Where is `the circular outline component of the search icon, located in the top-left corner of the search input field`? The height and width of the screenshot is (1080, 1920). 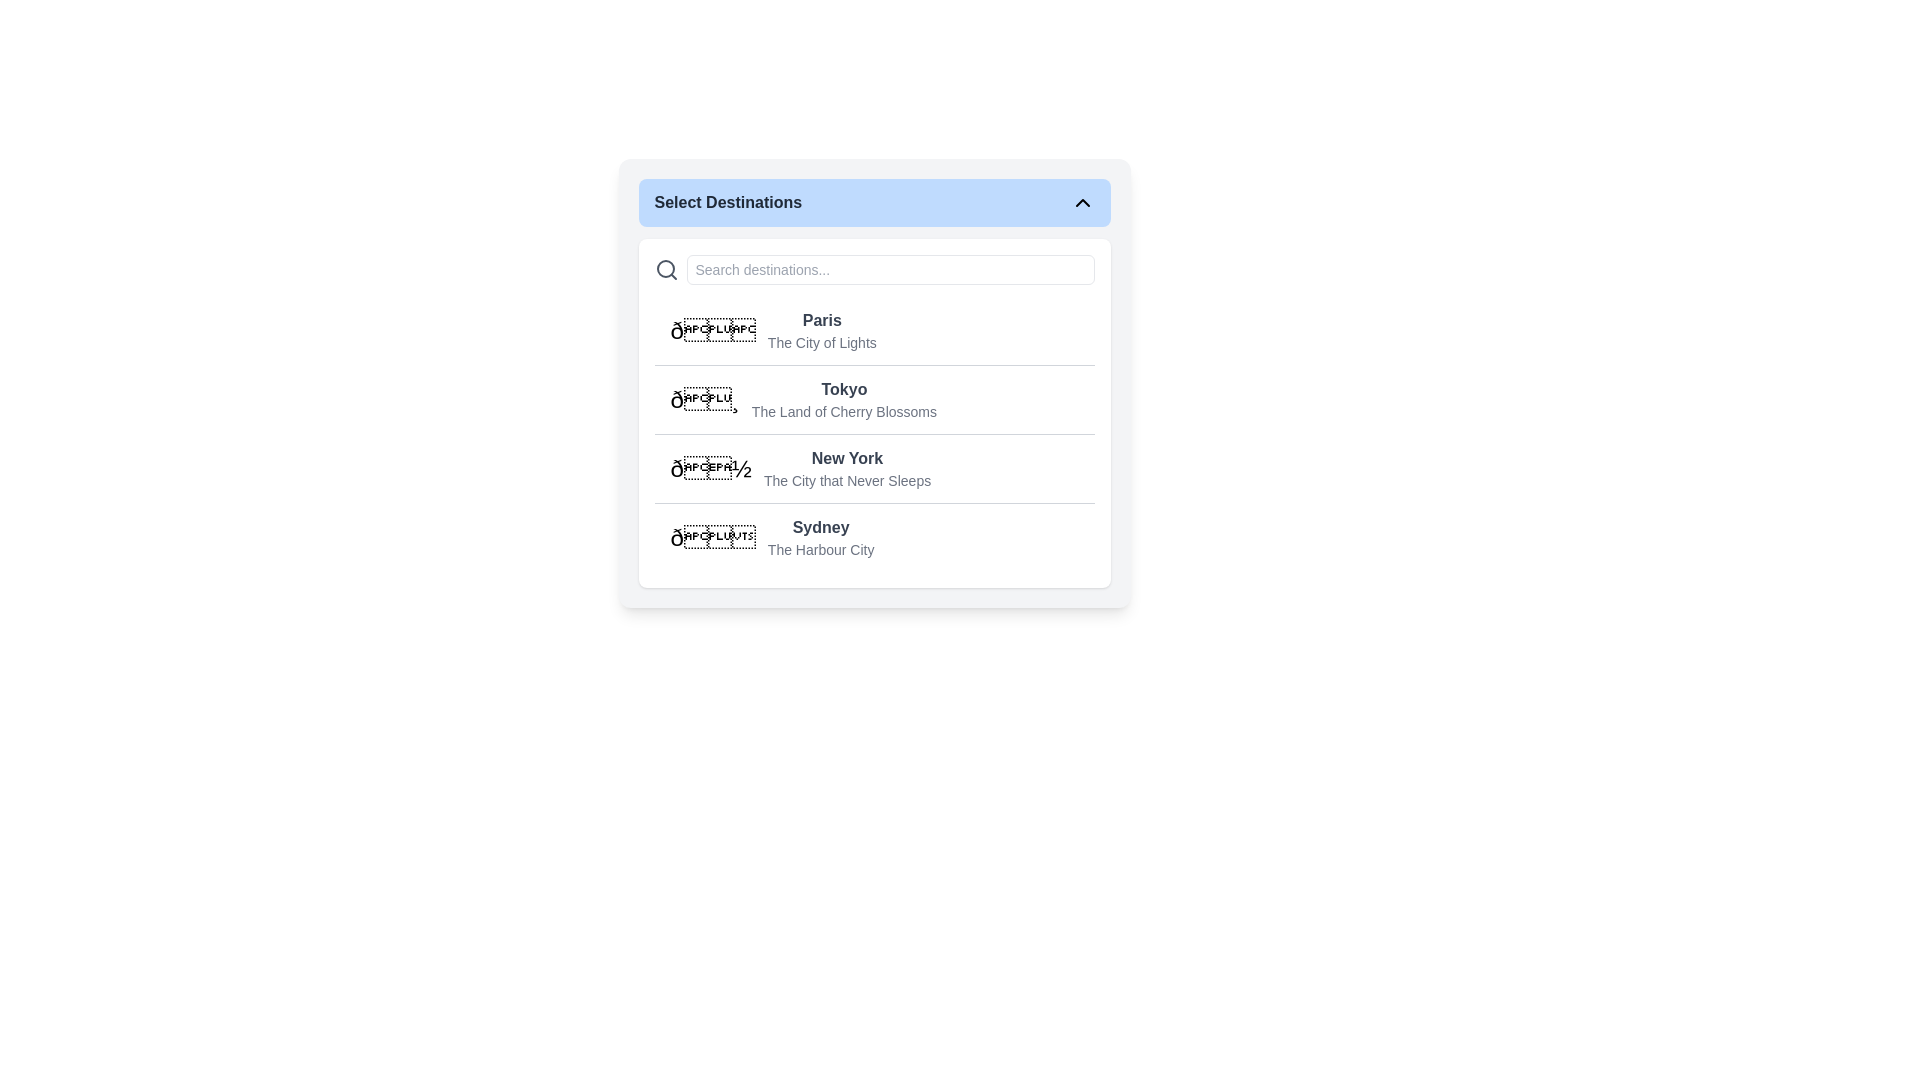 the circular outline component of the search icon, located in the top-left corner of the search input field is located at coordinates (665, 268).